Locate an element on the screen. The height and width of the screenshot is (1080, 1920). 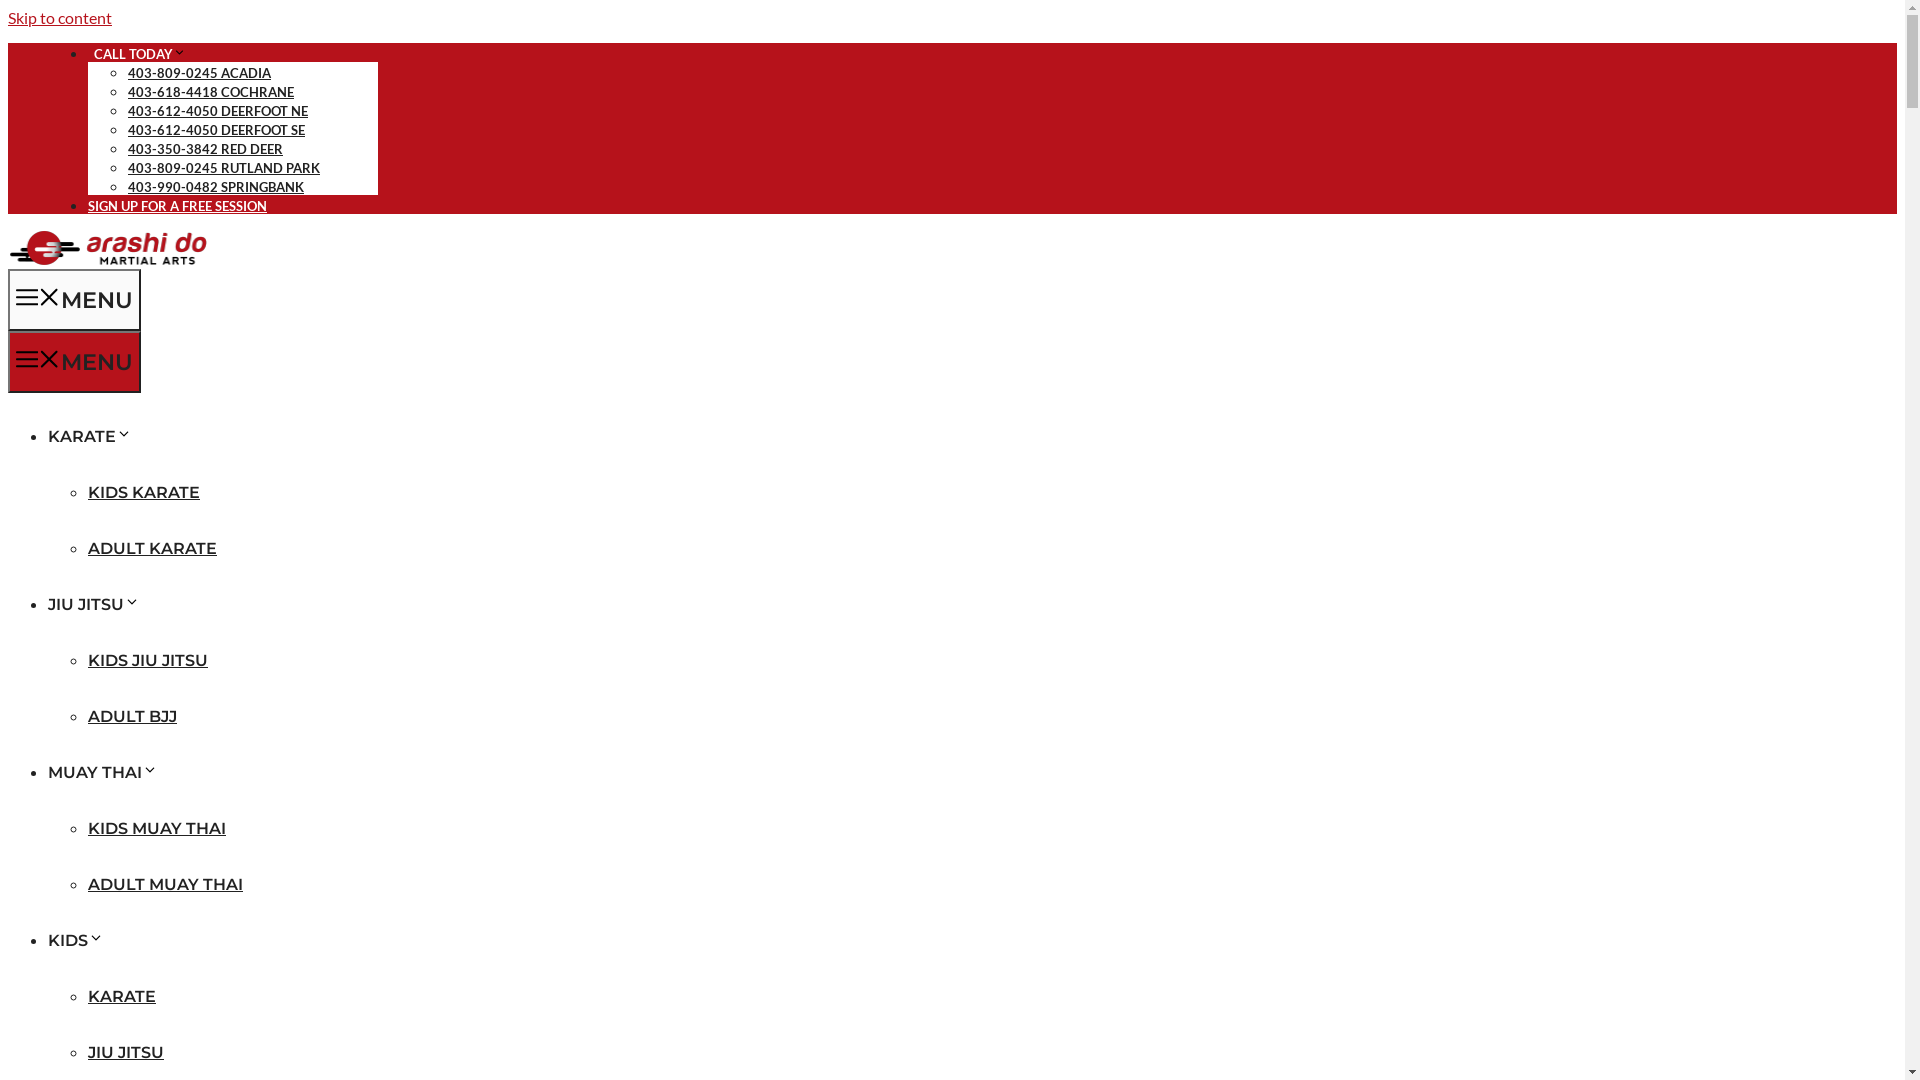
'SIGN UP FOR A FREE SESSION' is located at coordinates (177, 205).